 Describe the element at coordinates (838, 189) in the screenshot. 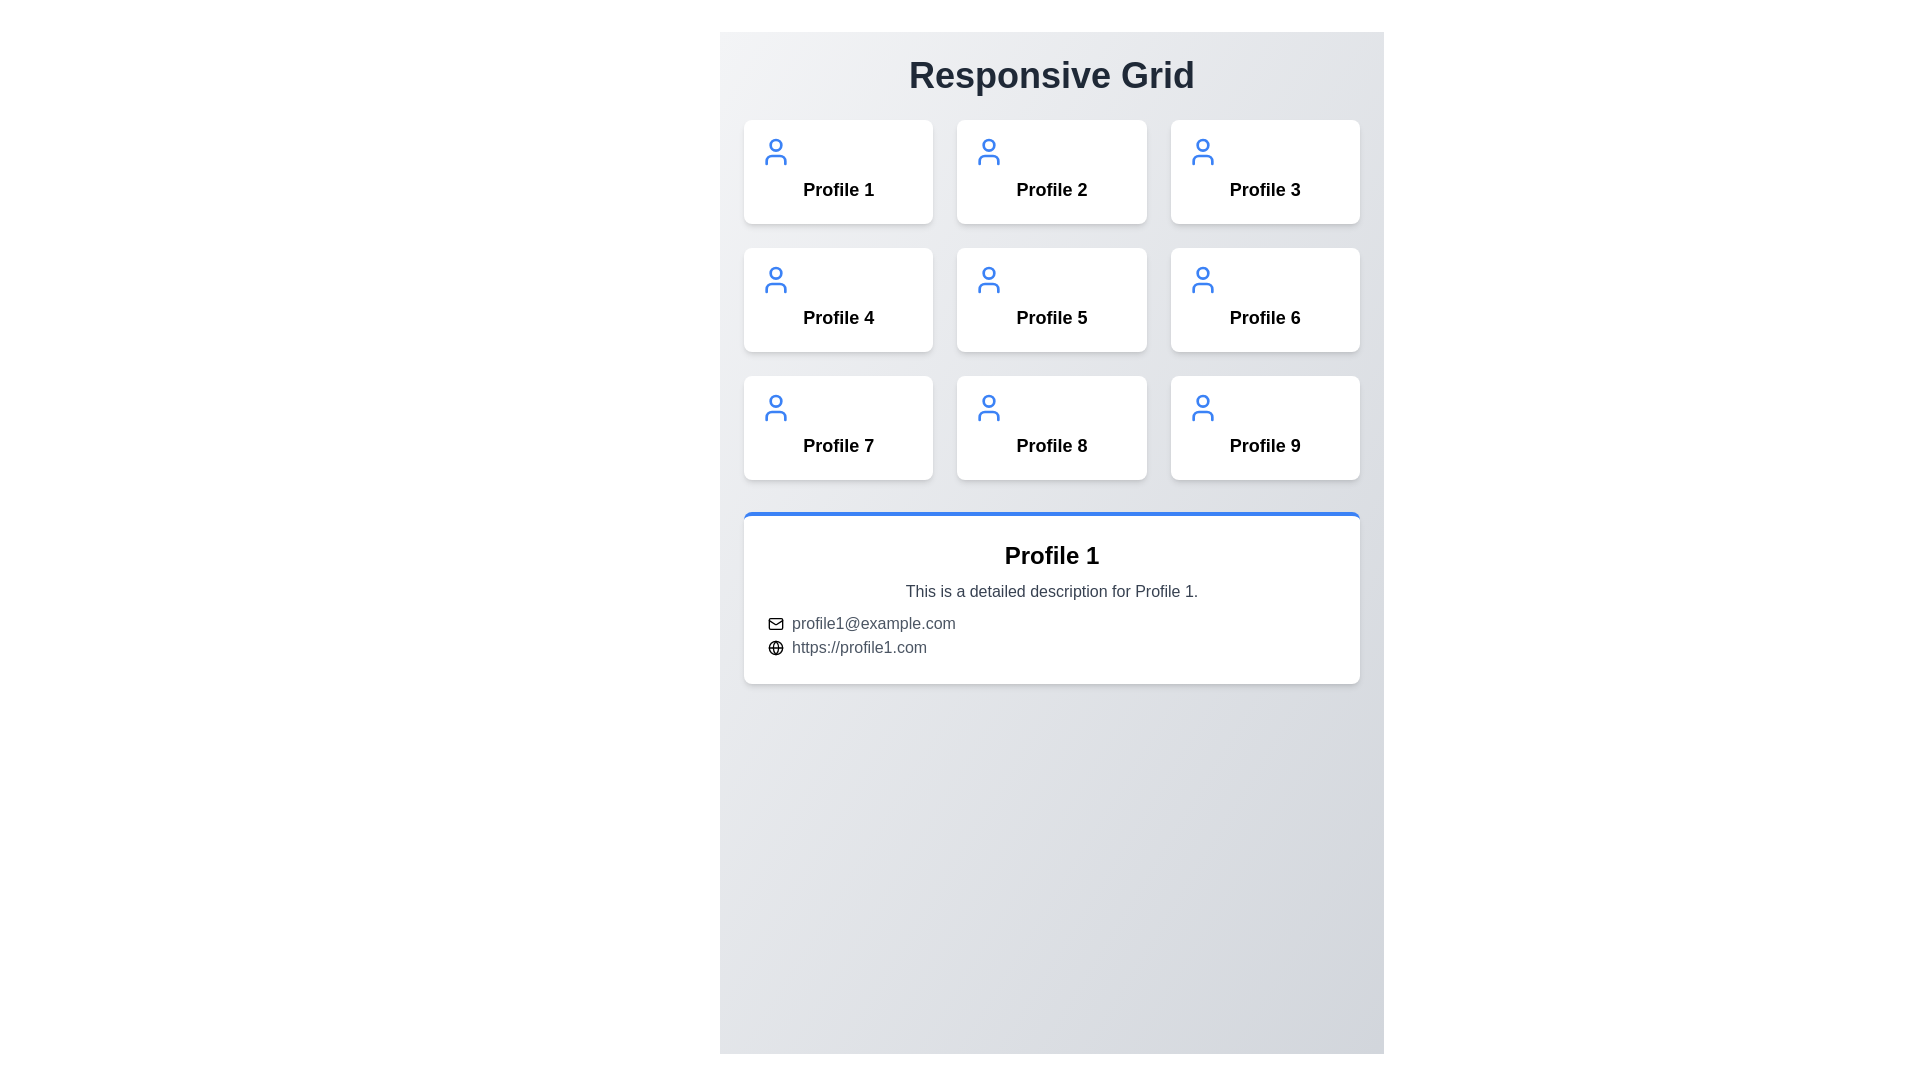

I see `the 'Profile 1' text label, which is prominently displayed in bold, large-sized font within a card in the top-left corner of the interface` at that location.